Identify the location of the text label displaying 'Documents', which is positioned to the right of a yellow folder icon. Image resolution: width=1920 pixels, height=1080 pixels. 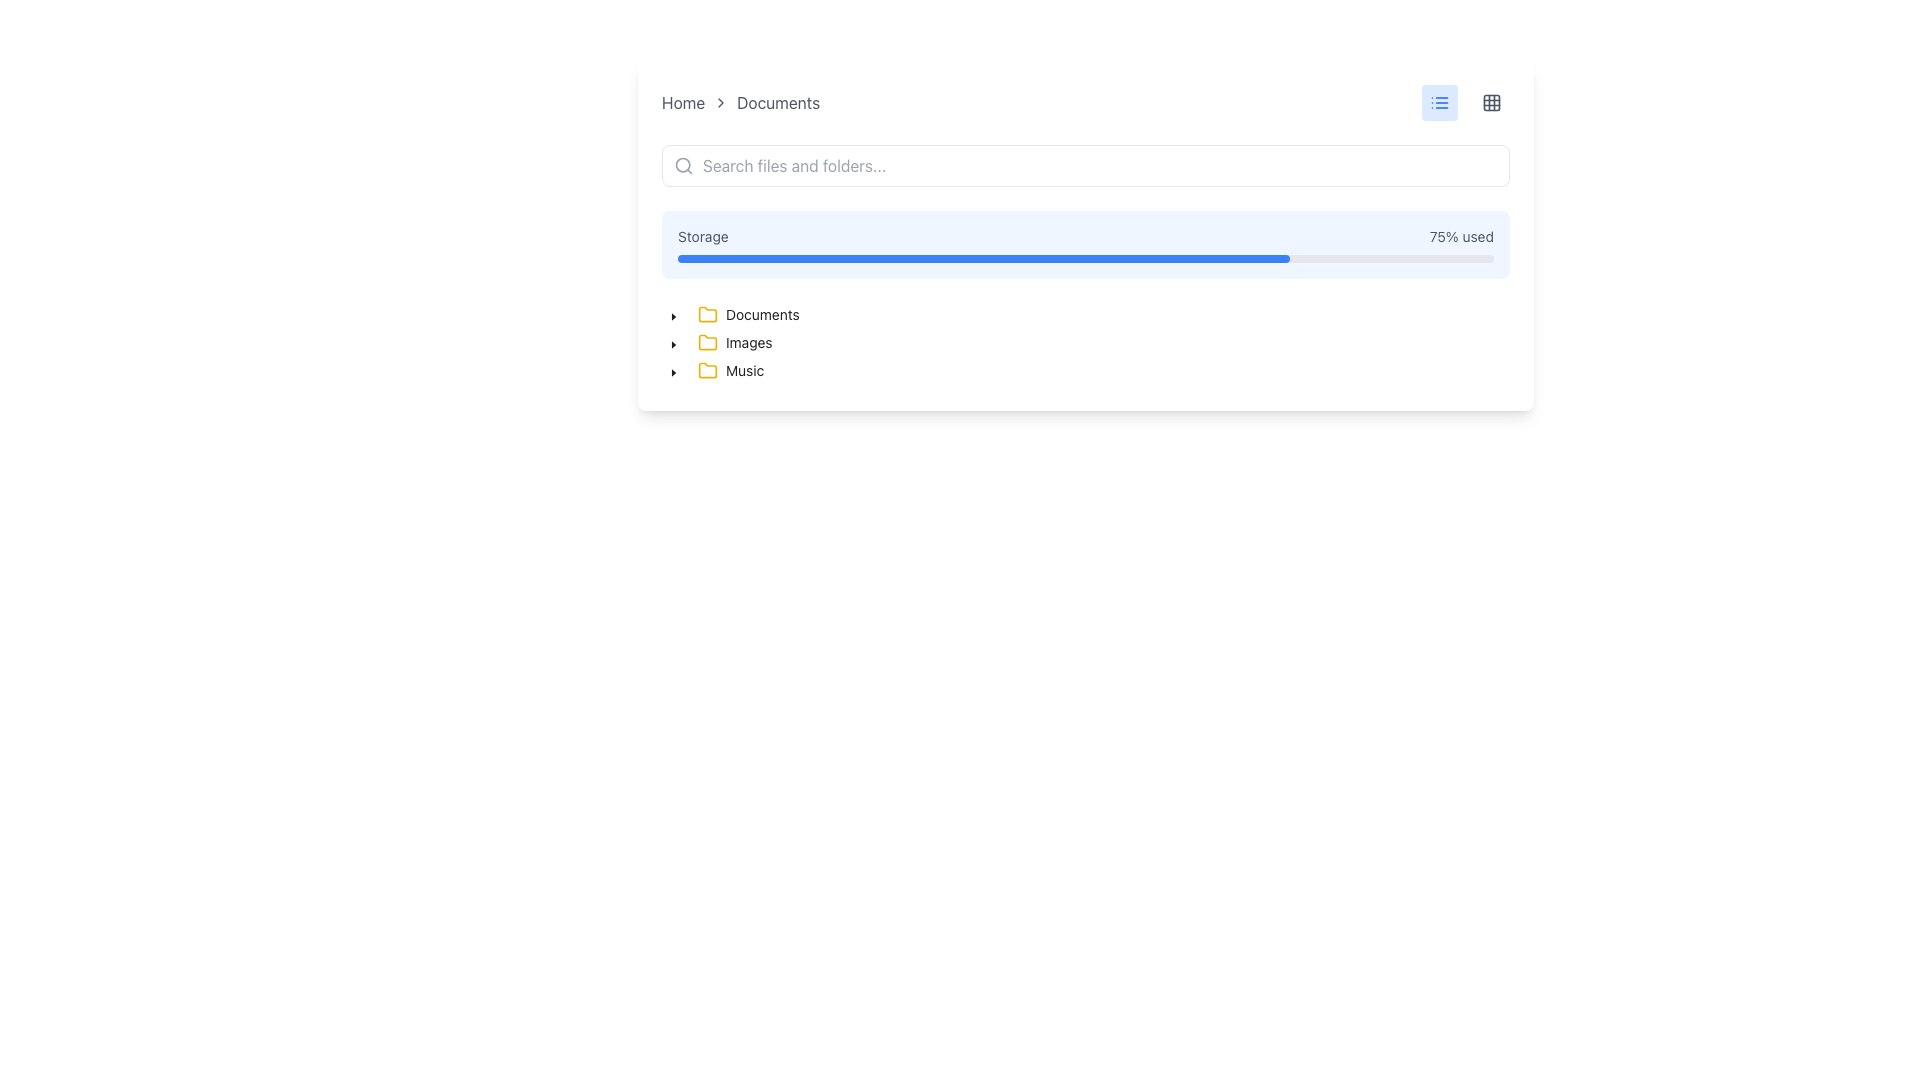
(761, 315).